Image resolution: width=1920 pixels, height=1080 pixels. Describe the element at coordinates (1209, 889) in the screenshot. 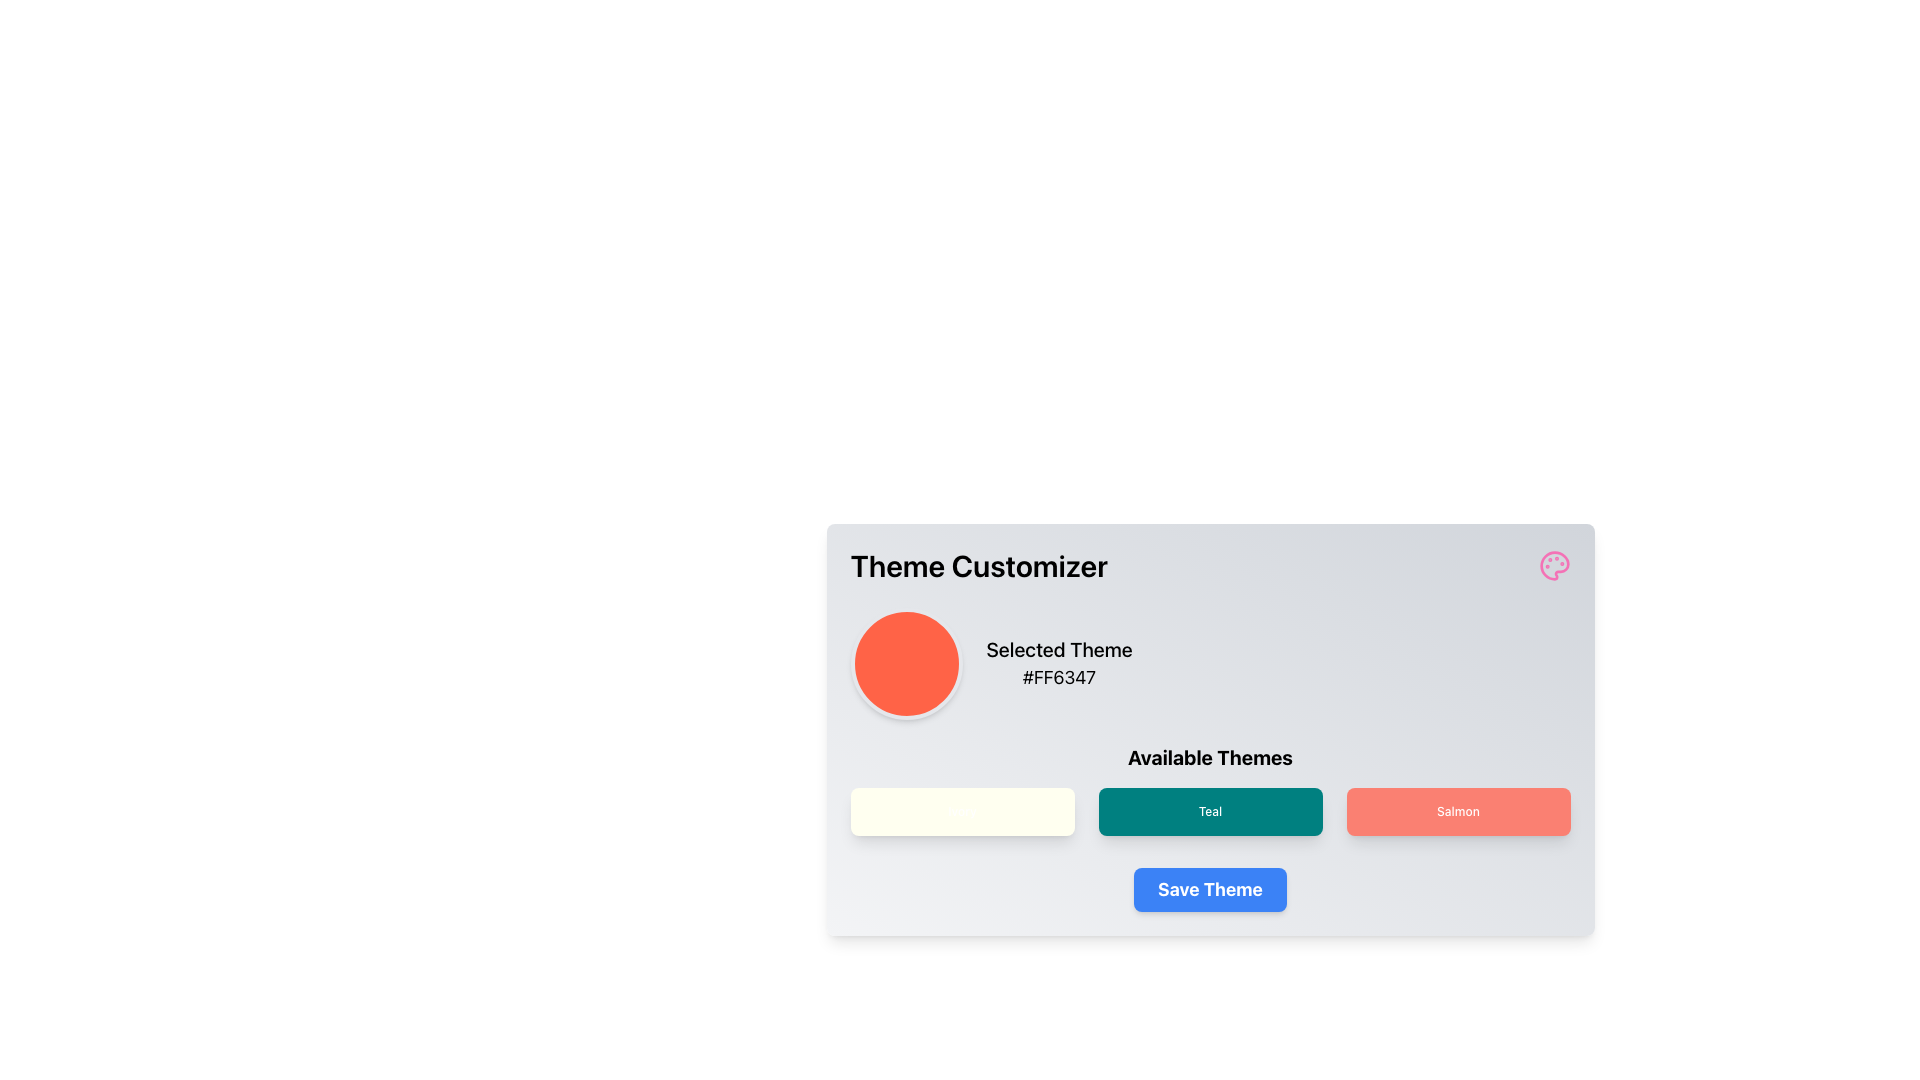

I see `the 'Save' button in the 'Theme Customizer' interface to confirm and save the currently selected theme` at that location.